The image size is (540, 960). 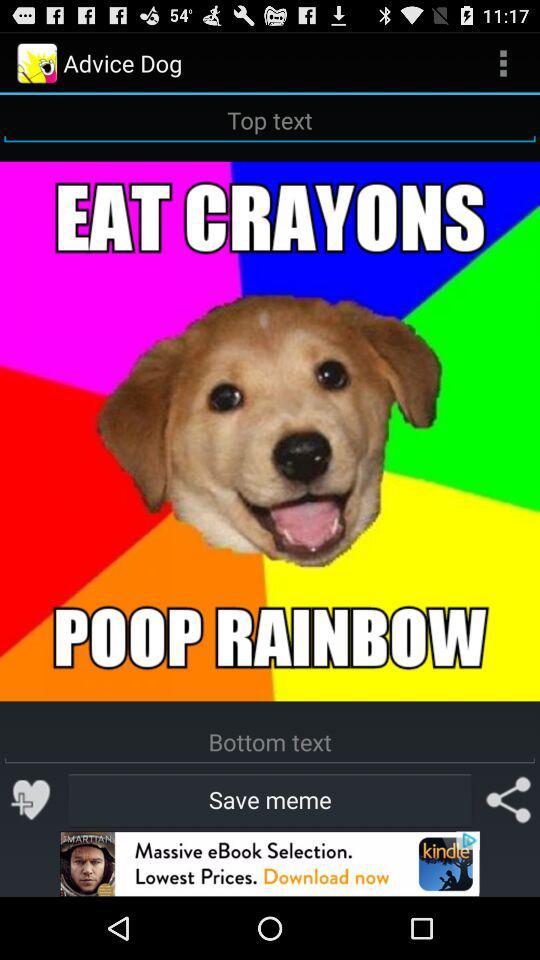 I want to click on i think its fun, so click(x=30, y=799).